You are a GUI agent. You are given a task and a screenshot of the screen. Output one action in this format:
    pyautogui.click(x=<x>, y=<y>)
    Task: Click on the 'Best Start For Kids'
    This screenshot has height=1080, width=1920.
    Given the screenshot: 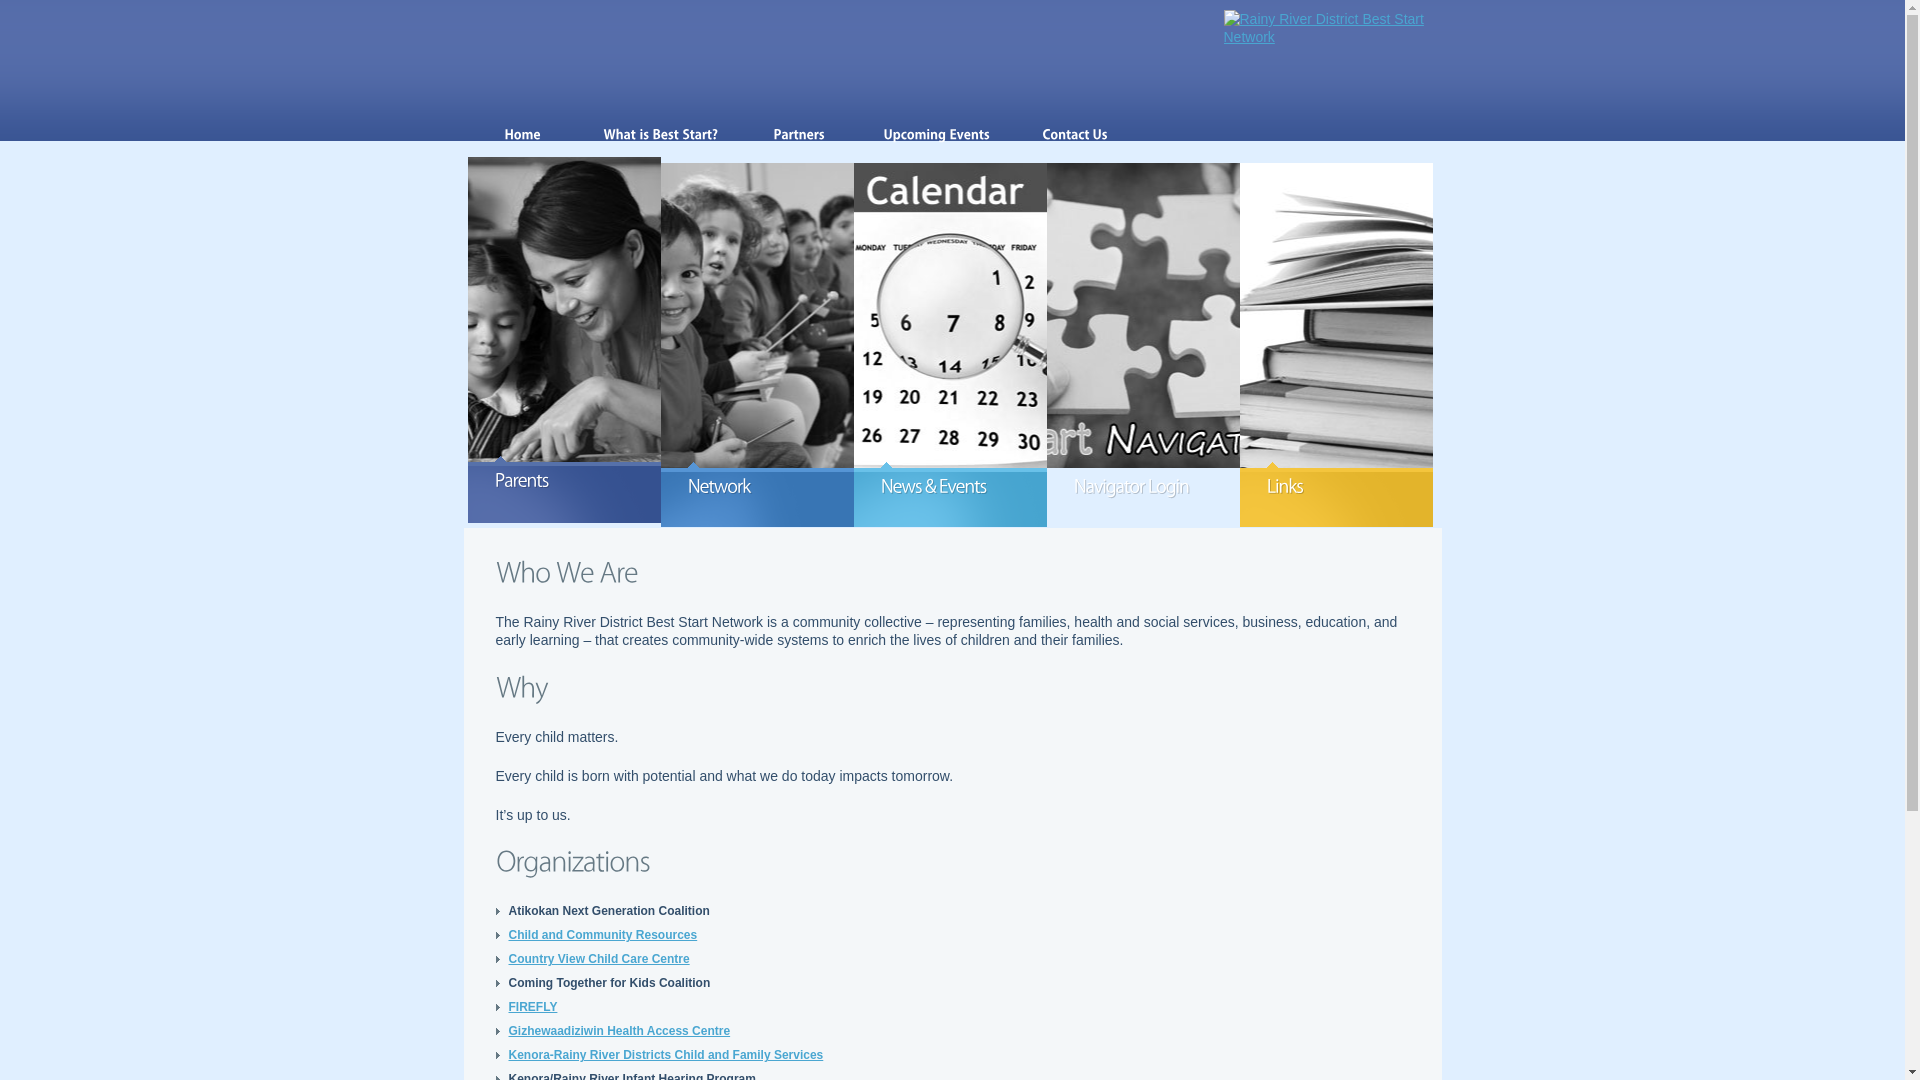 What is the action you would take?
    pyautogui.click(x=1333, y=27)
    